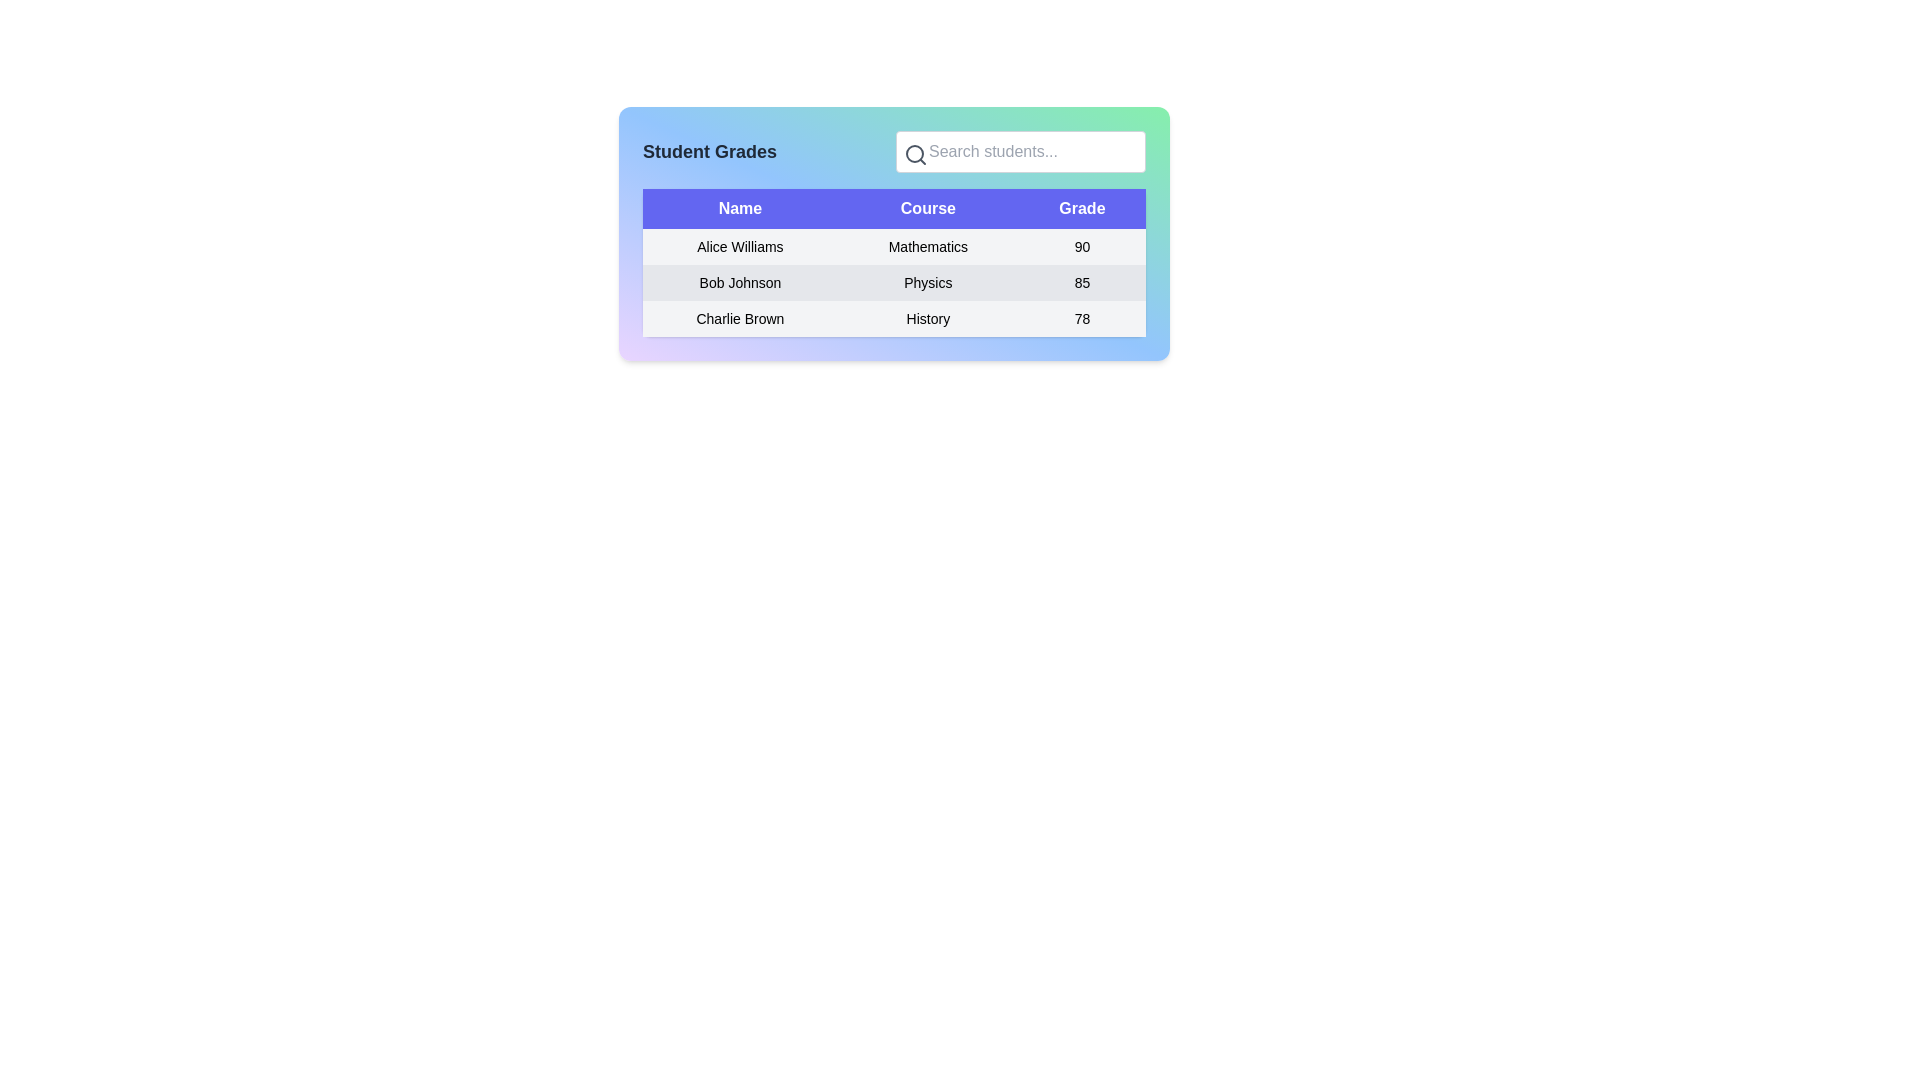 The height and width of the screenshot is (1080, 1920). Describe the element at coordinates (739, 318) in the screenshot. I see `the text label representing a student's name in the grades table` at that location.